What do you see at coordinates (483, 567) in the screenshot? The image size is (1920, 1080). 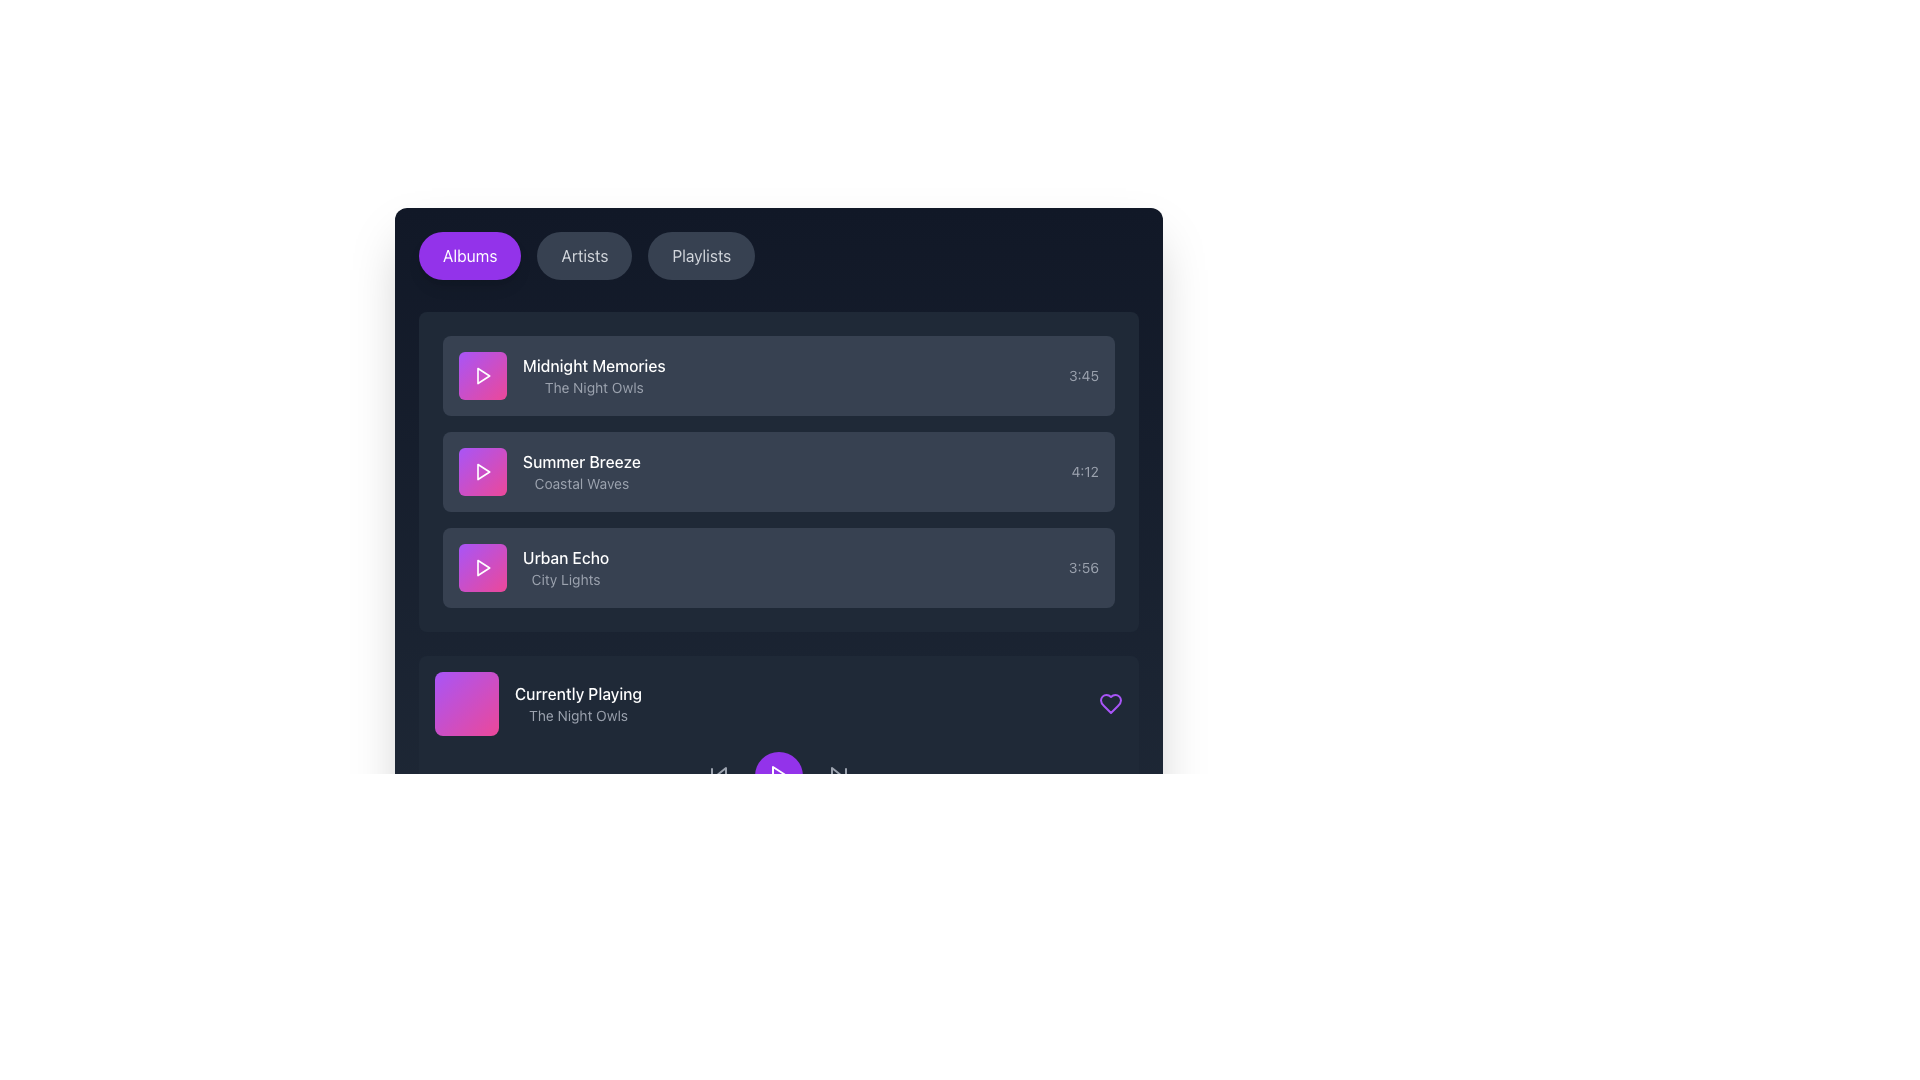 I see `the Play button icon for the third item in the 'Urban Echo' segment` at bounding box center [483, 567].